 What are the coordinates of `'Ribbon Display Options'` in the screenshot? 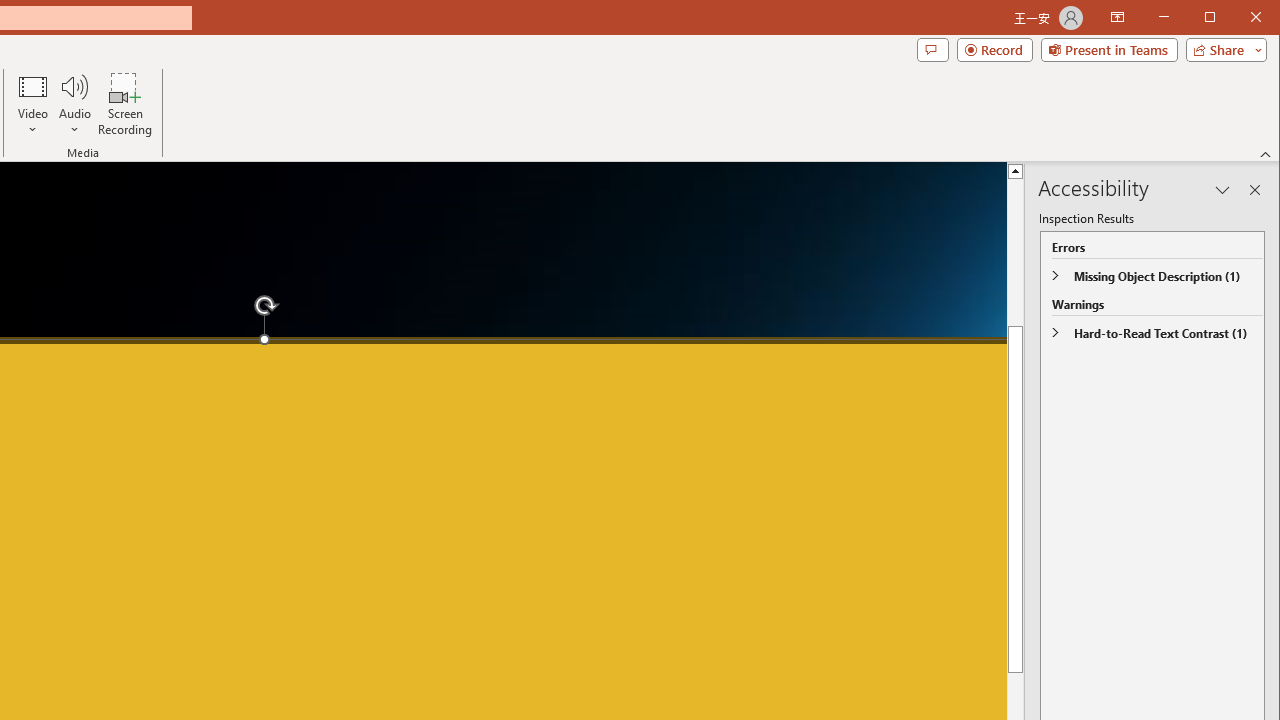 It's located at (1116, 18).